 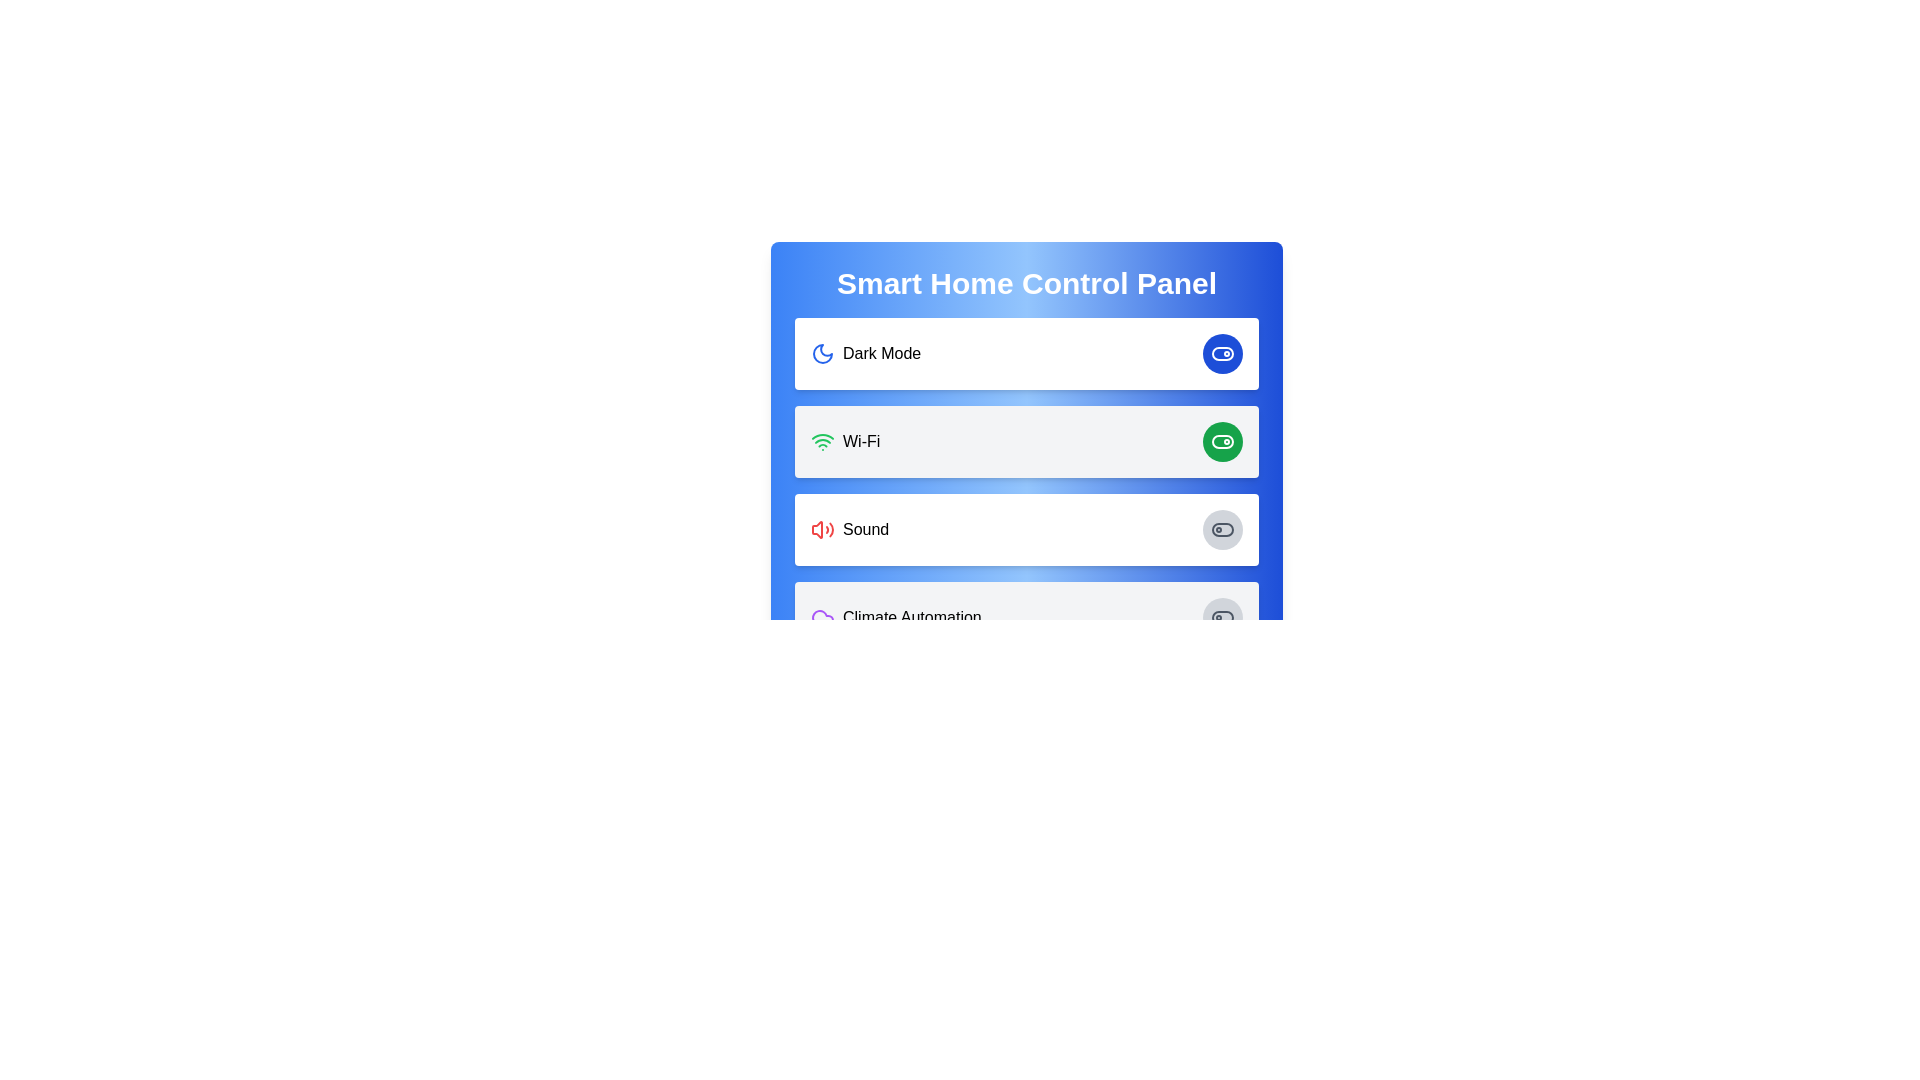 I want to click on the toggle switch located inside a gray circular background, which is the rightmost part of the 'Climate Automation' row in the 'Smart Home Control Panel', so click(x=1222, y=616).